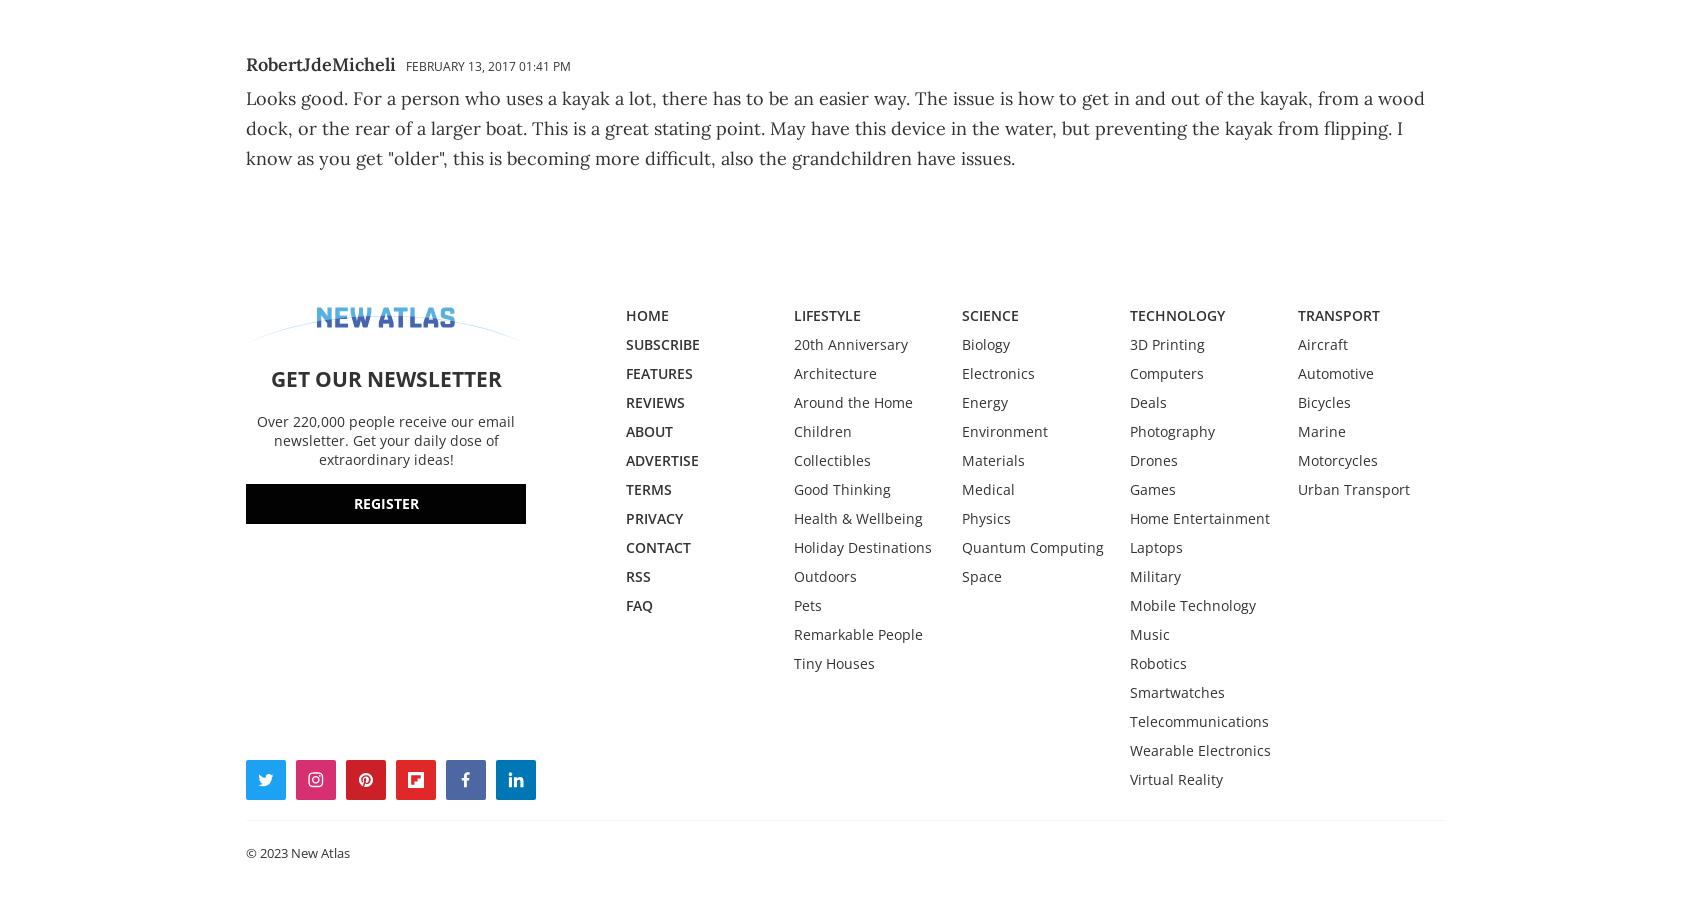 This screenshot has height=917, width=1692. What do you see at coordinates (662, 343) in the screenshot?
I see `'SUBSCRIBE'` at bounding box center [662, 343].